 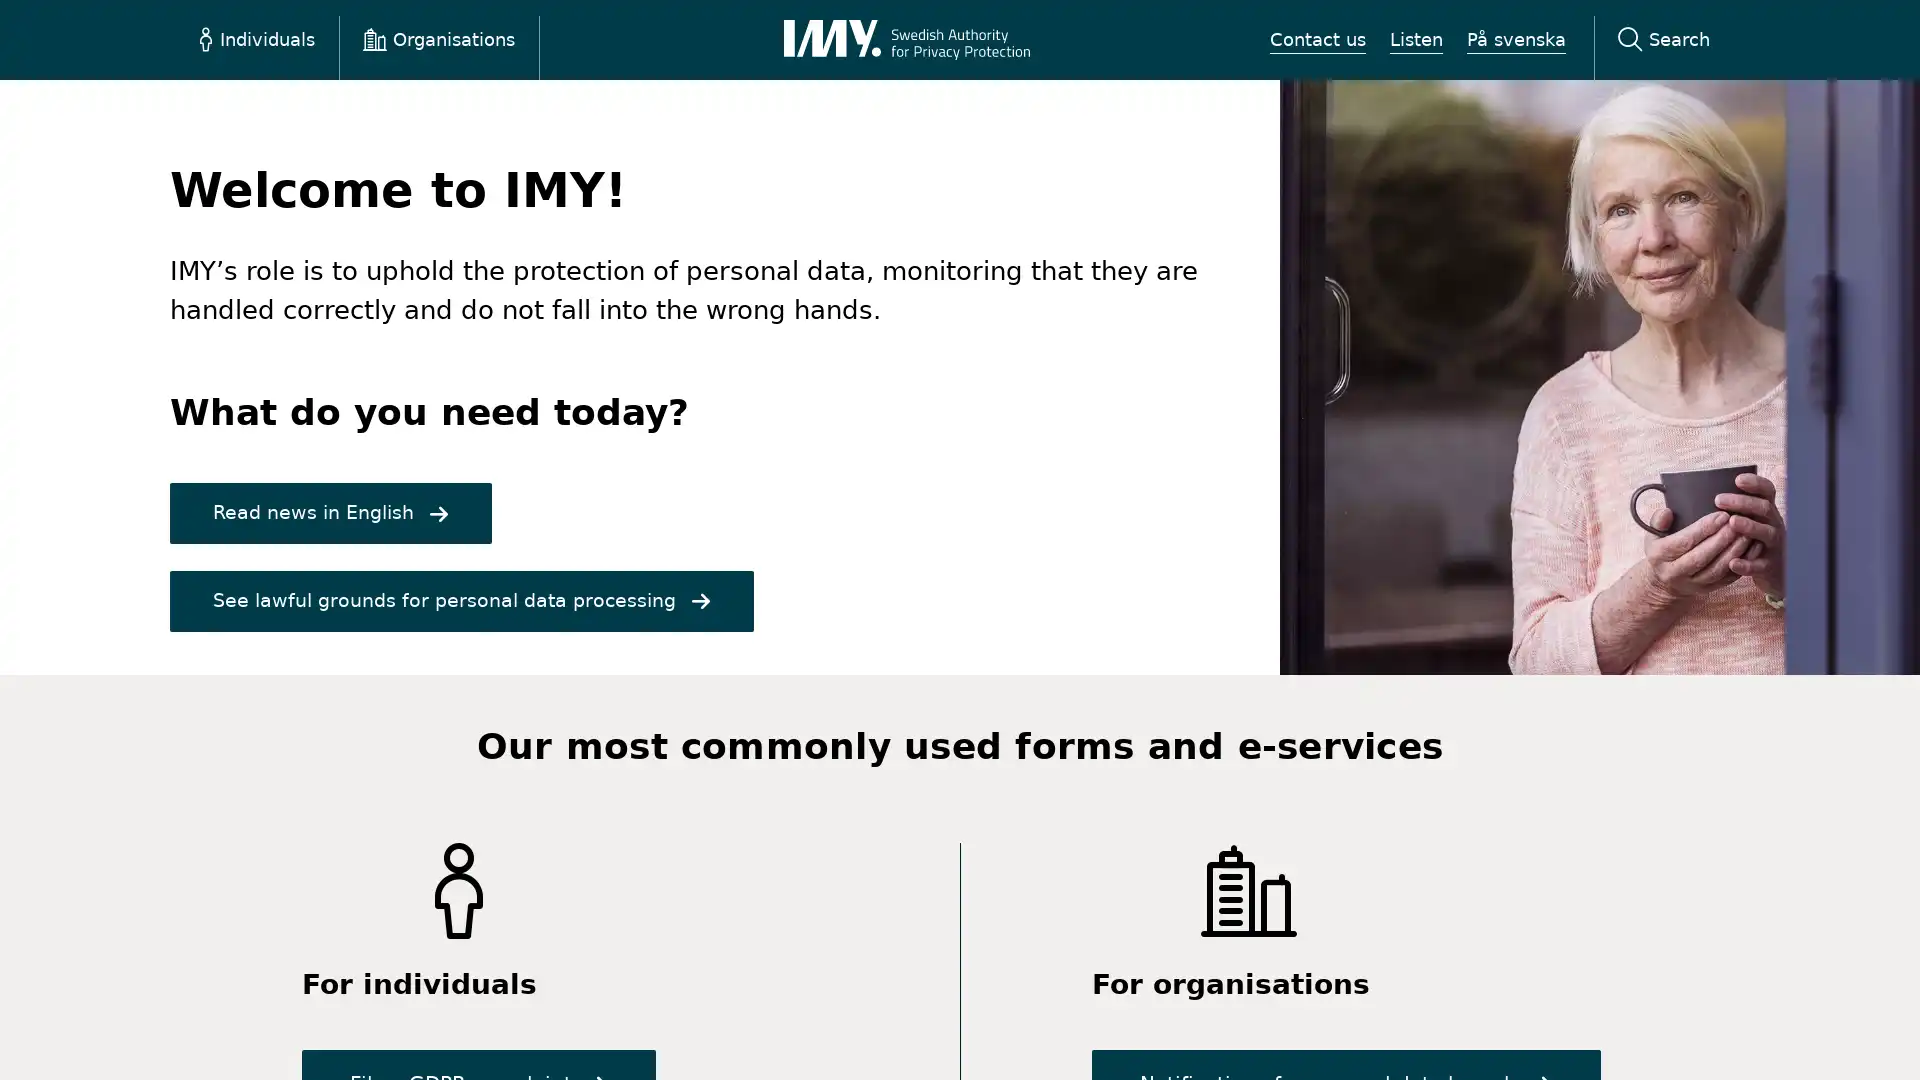 I want to click on Listen, so click(x=1415, y=39).